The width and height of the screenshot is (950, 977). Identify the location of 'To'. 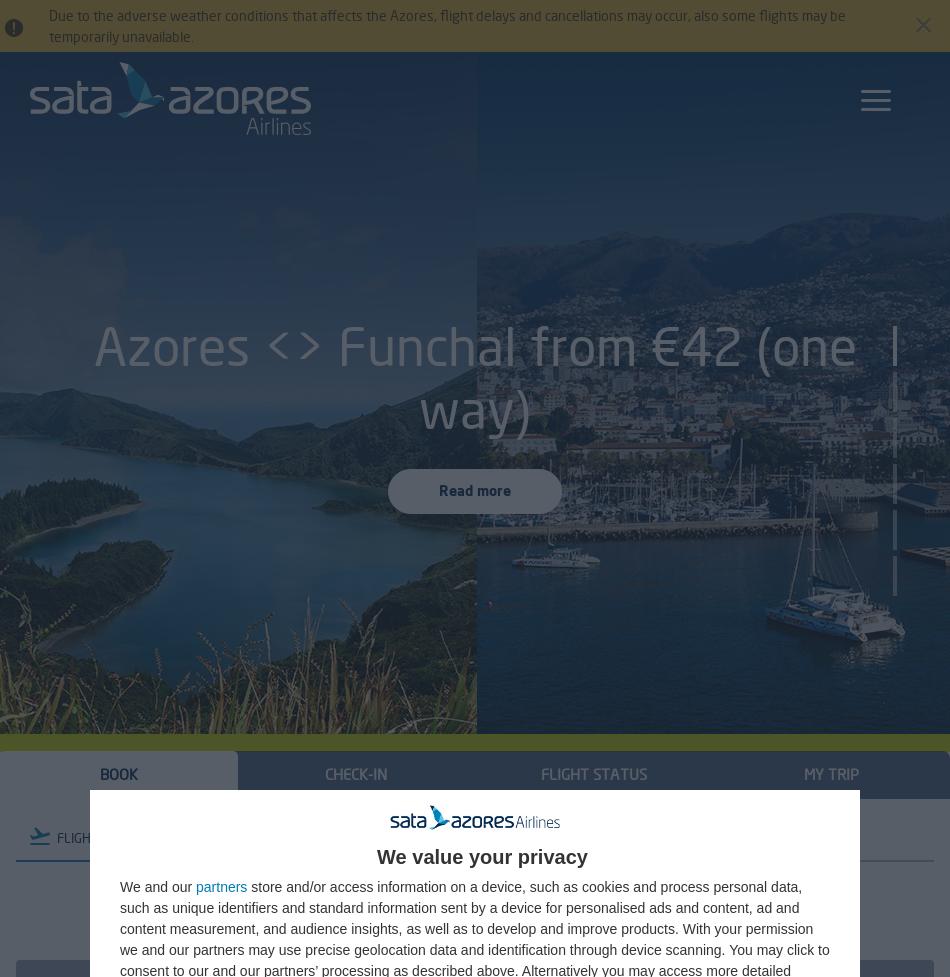
(514, 908).